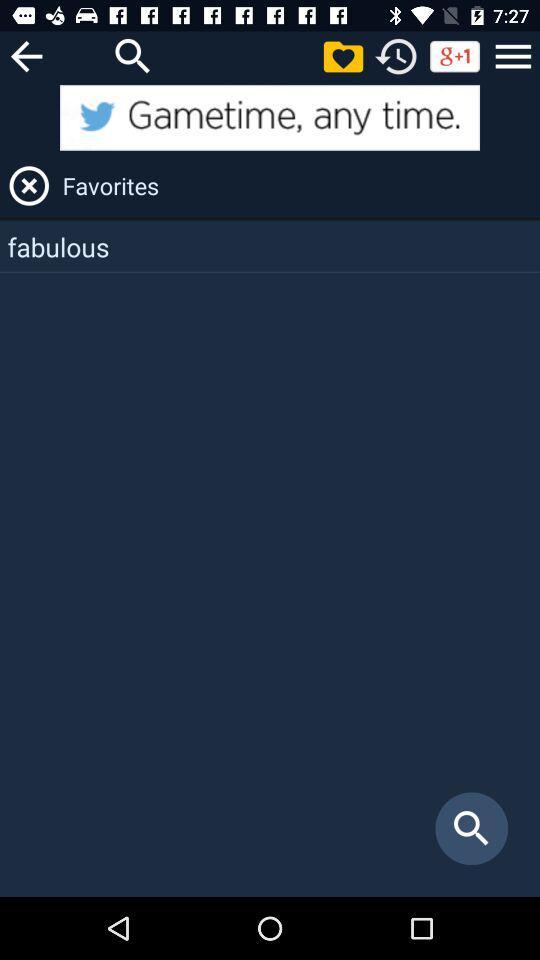  What do you see at coordinates (513, 55) in the screenshot?
I see `open menu` at bounding box center [513, 55].